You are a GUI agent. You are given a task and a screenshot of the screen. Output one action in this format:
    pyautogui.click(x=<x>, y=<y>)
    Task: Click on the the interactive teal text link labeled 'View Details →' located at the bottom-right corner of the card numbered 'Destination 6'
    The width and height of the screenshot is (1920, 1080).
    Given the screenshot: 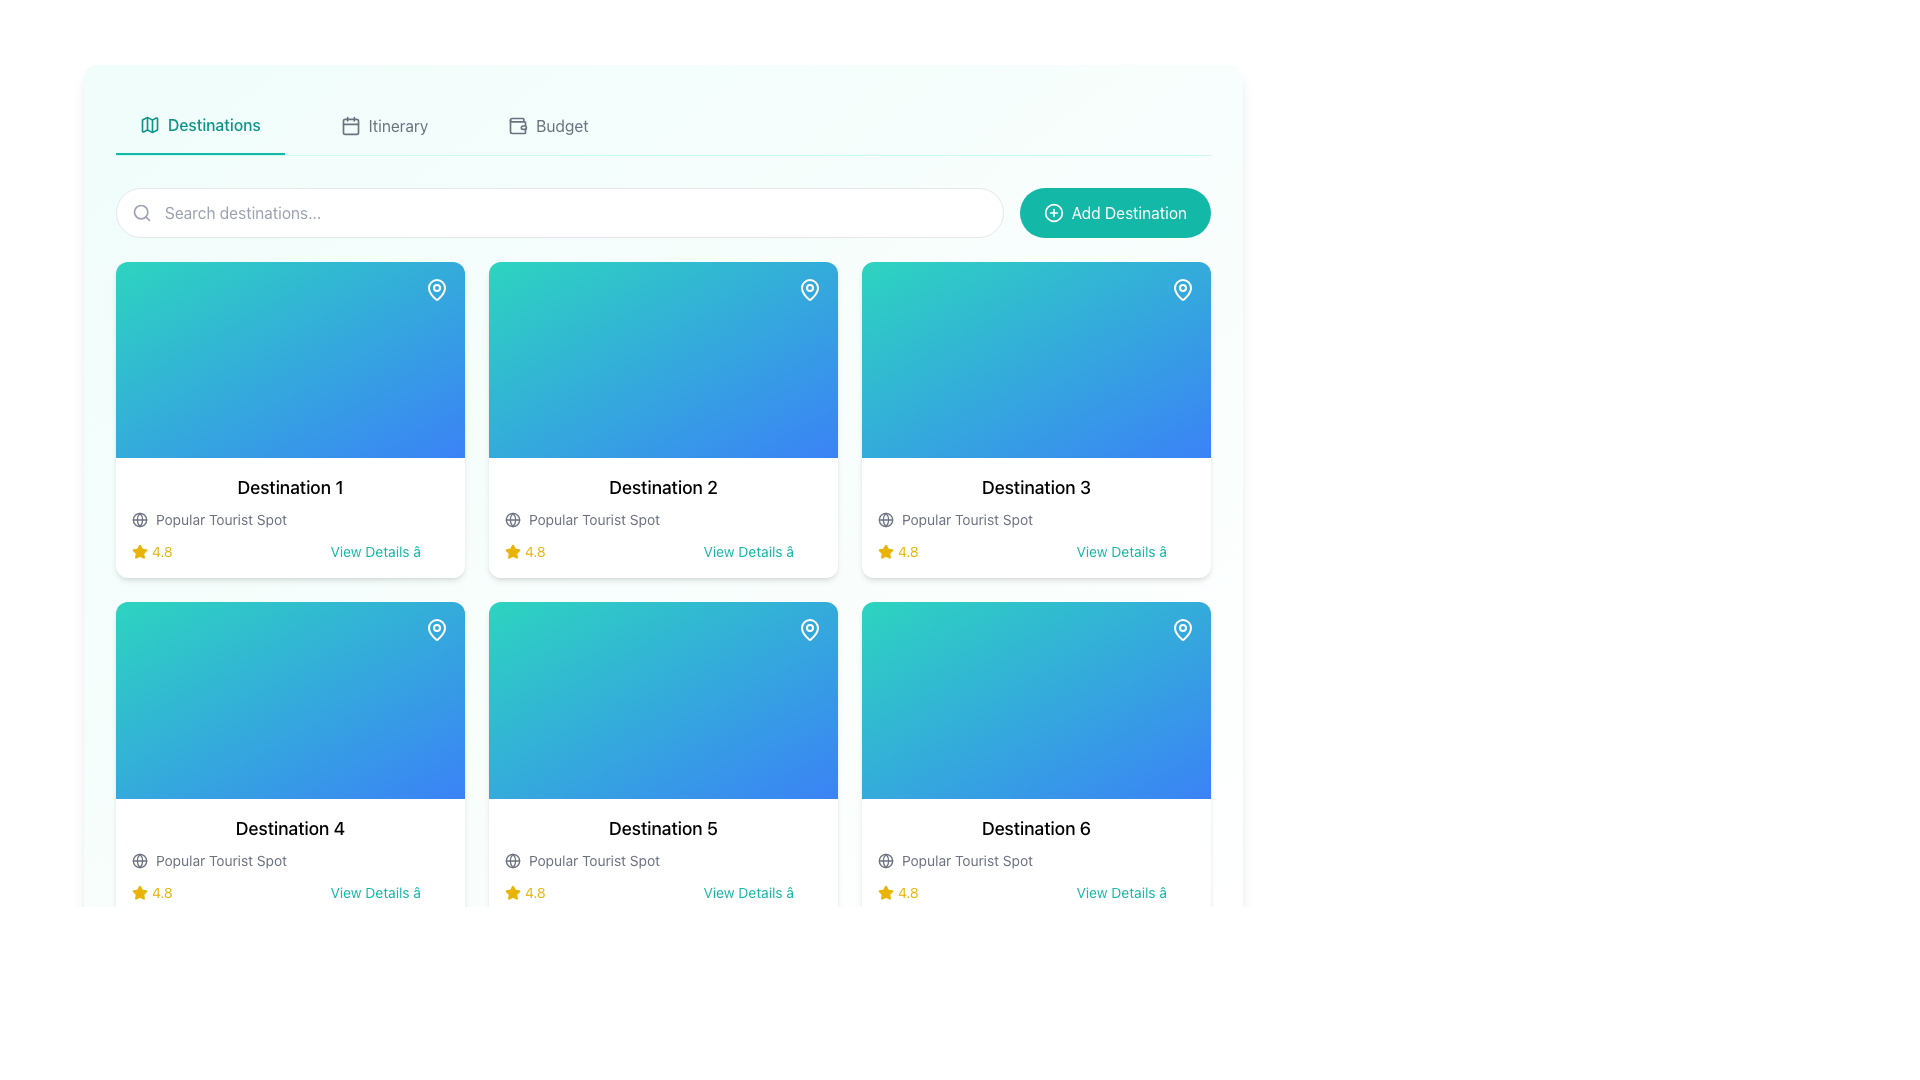 What is the action you would take?
    pyautogui.click(x=1135, y=891)
    